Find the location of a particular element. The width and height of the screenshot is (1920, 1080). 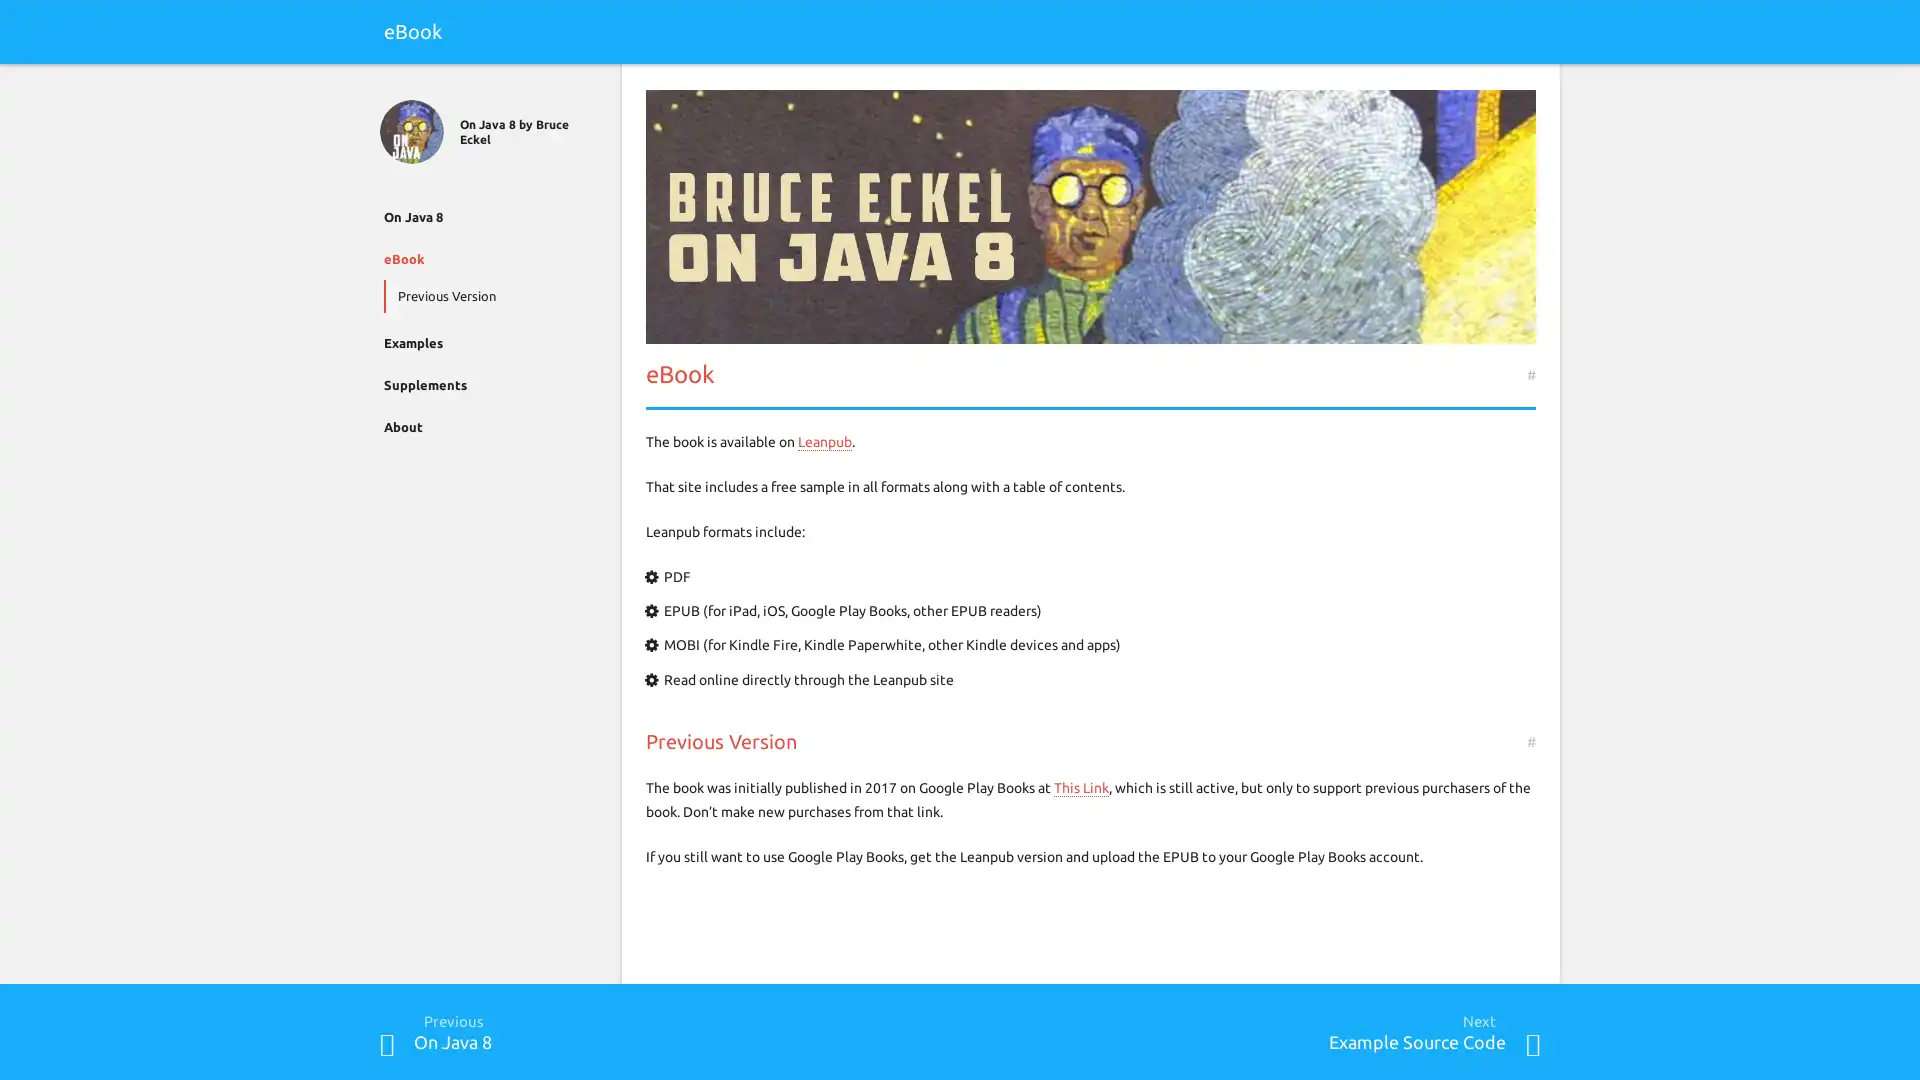

Previous is located at coordinates (387, 1043).